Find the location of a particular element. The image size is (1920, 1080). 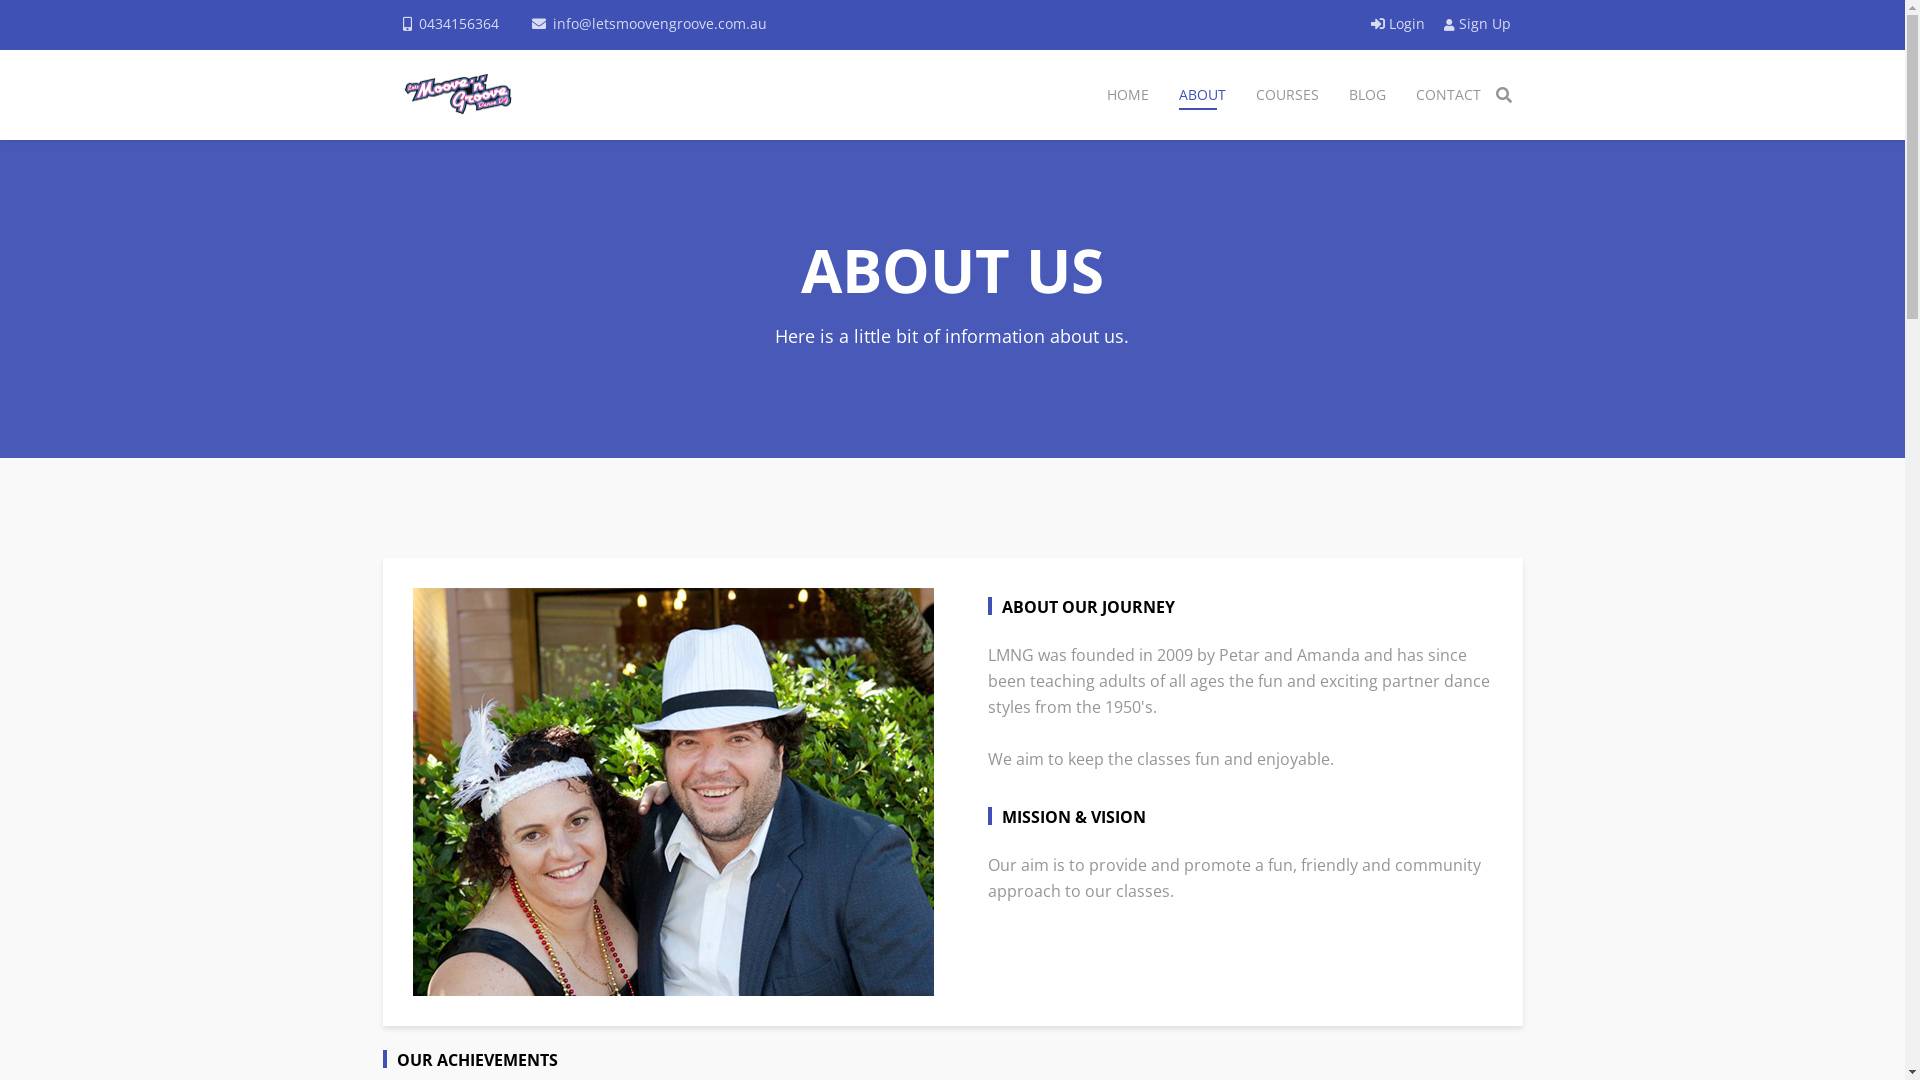

'CONTACT' is located at coordinates (1447, 95).